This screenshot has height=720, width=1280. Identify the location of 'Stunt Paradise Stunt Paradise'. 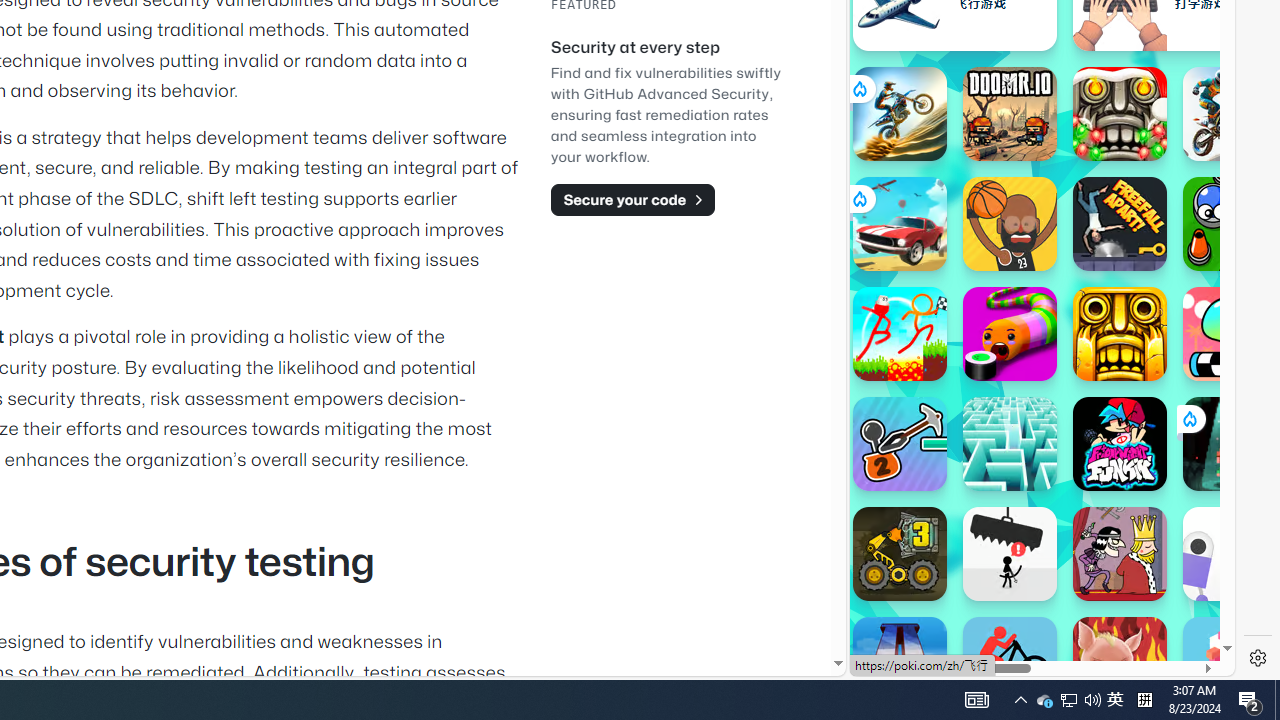
(898, 223).